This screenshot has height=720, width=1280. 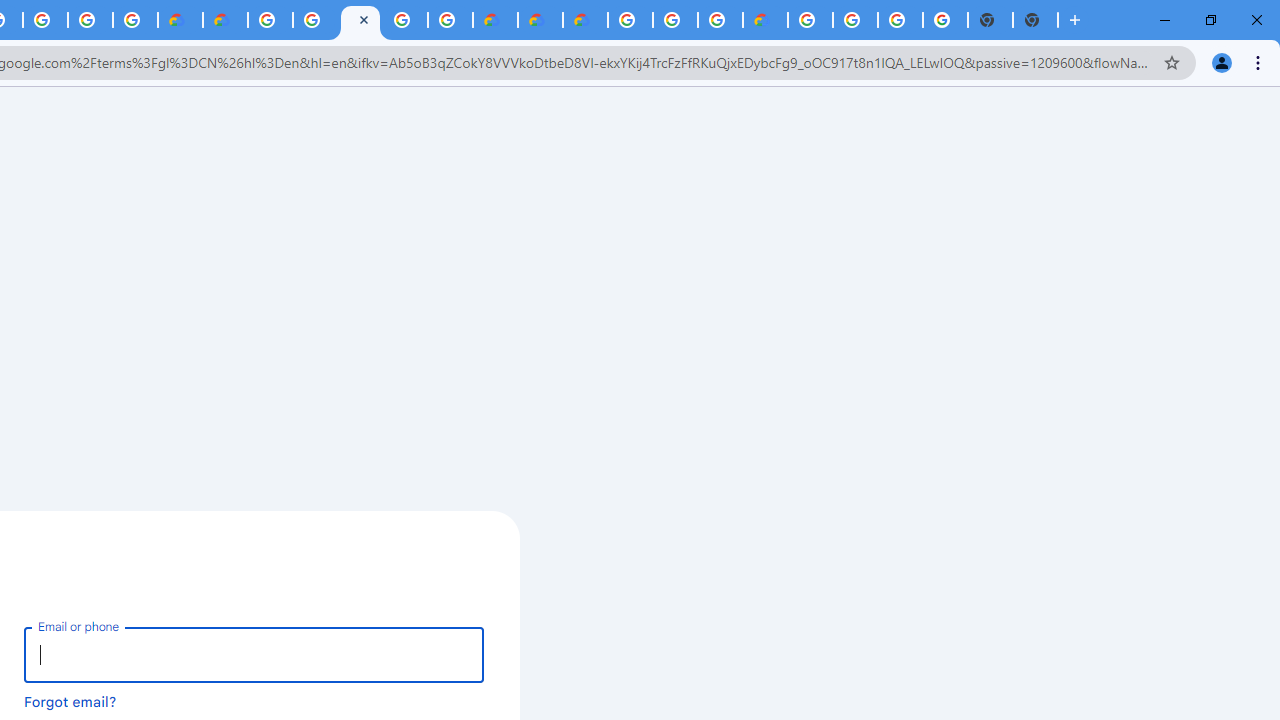 What do you see at coordinates (855, 20) in the screenshot?
I see `'Google Cloud Platform'` at bounding box center [855, 20].